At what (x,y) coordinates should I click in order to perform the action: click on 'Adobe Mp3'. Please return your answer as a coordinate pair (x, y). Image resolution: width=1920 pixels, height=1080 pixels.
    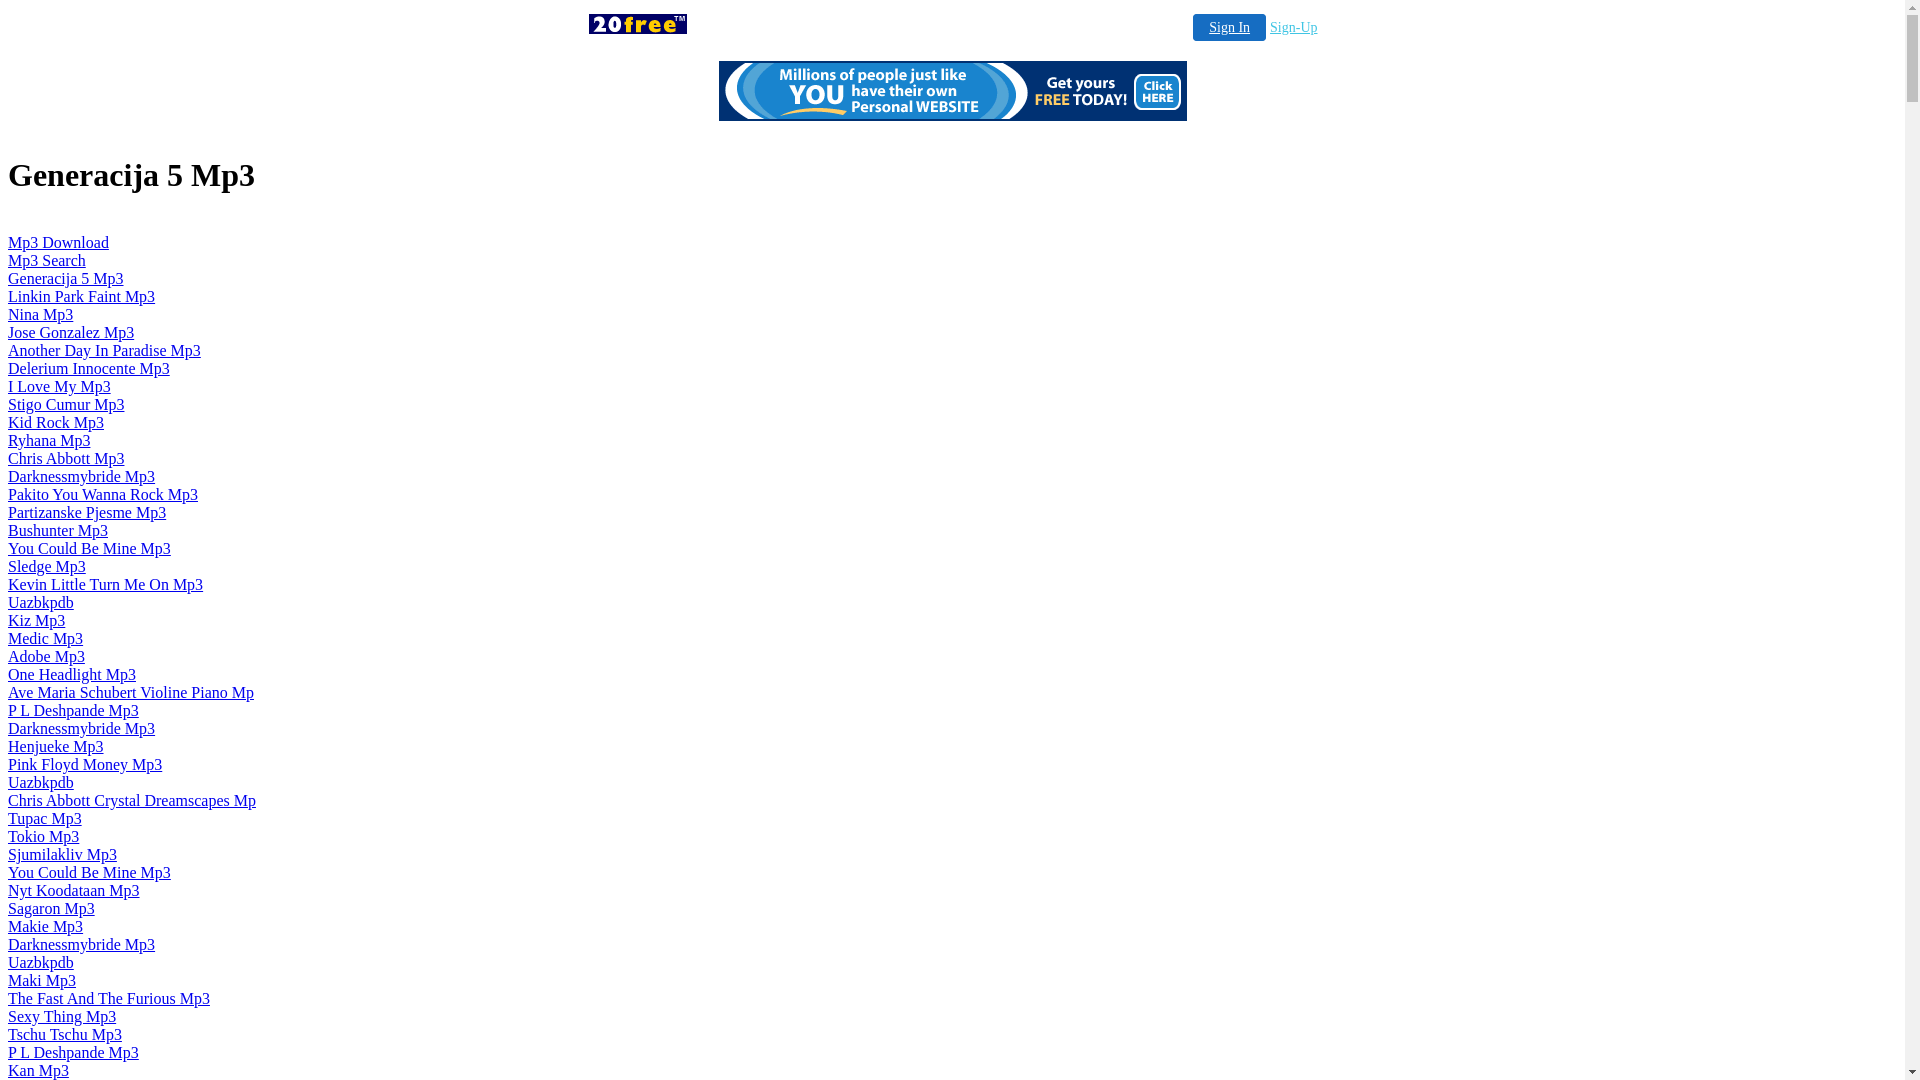
    Looking at the image, I should click on (46, 656).